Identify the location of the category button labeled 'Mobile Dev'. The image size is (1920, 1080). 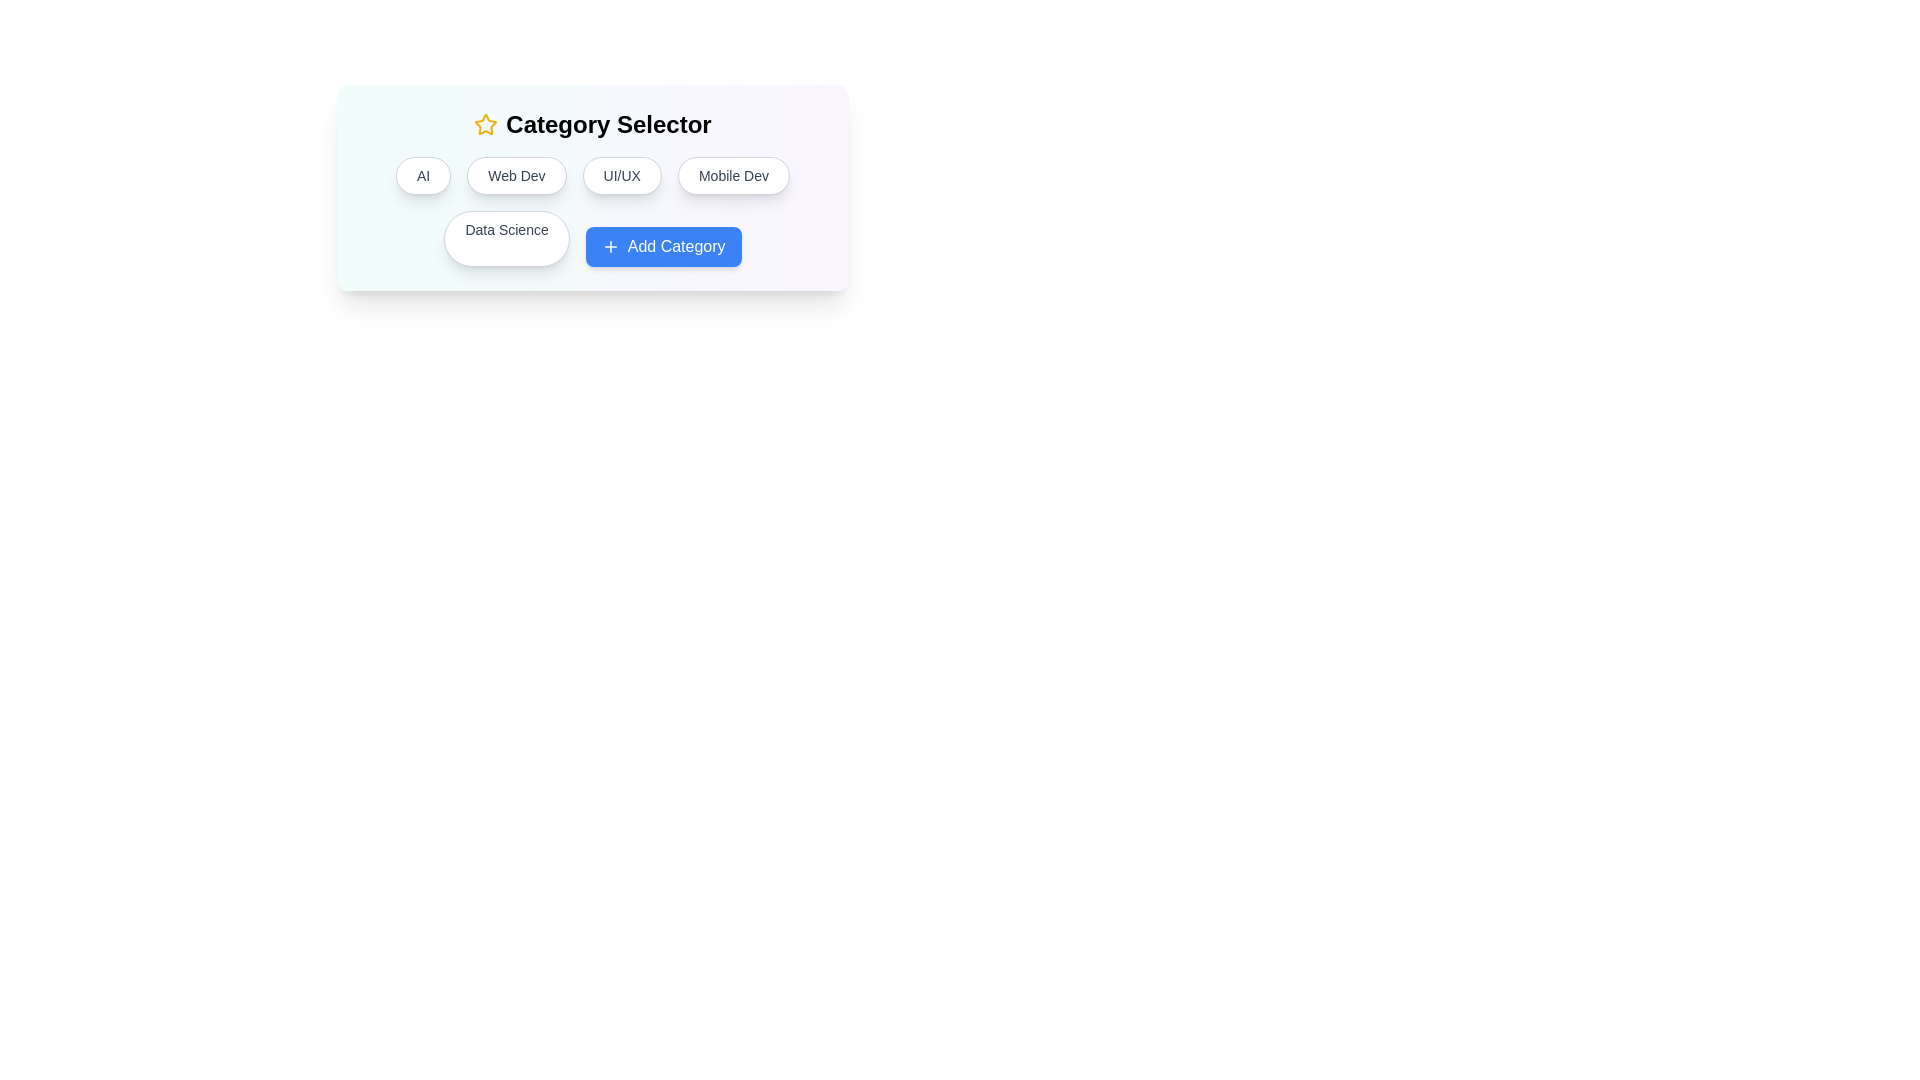
(733, 175).